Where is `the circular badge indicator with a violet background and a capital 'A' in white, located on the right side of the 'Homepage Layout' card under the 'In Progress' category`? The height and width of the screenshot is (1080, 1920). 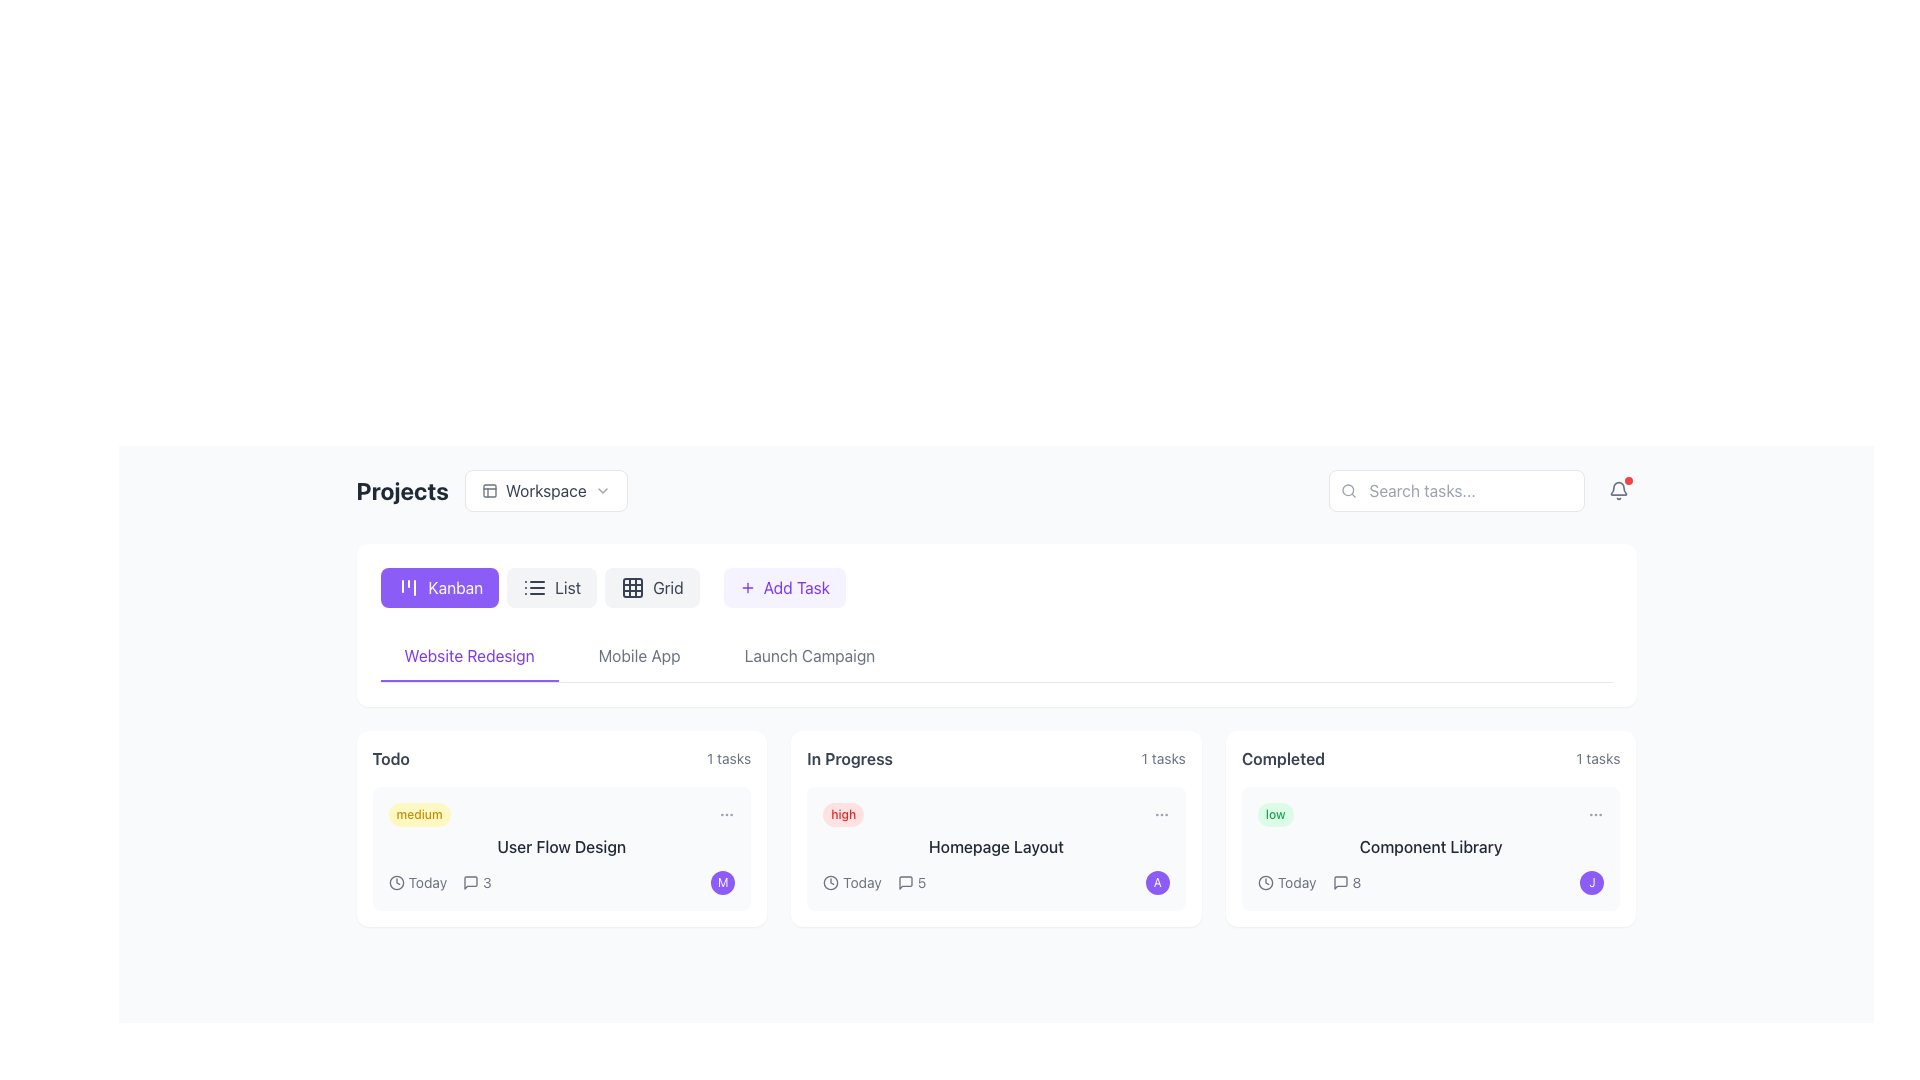 the circular badge indicator with a violet background and a capital 'A' in white, located on the right side of the 'Homepage Layout' card under the 'In Progress' category is located at coordinates (1157, 882).